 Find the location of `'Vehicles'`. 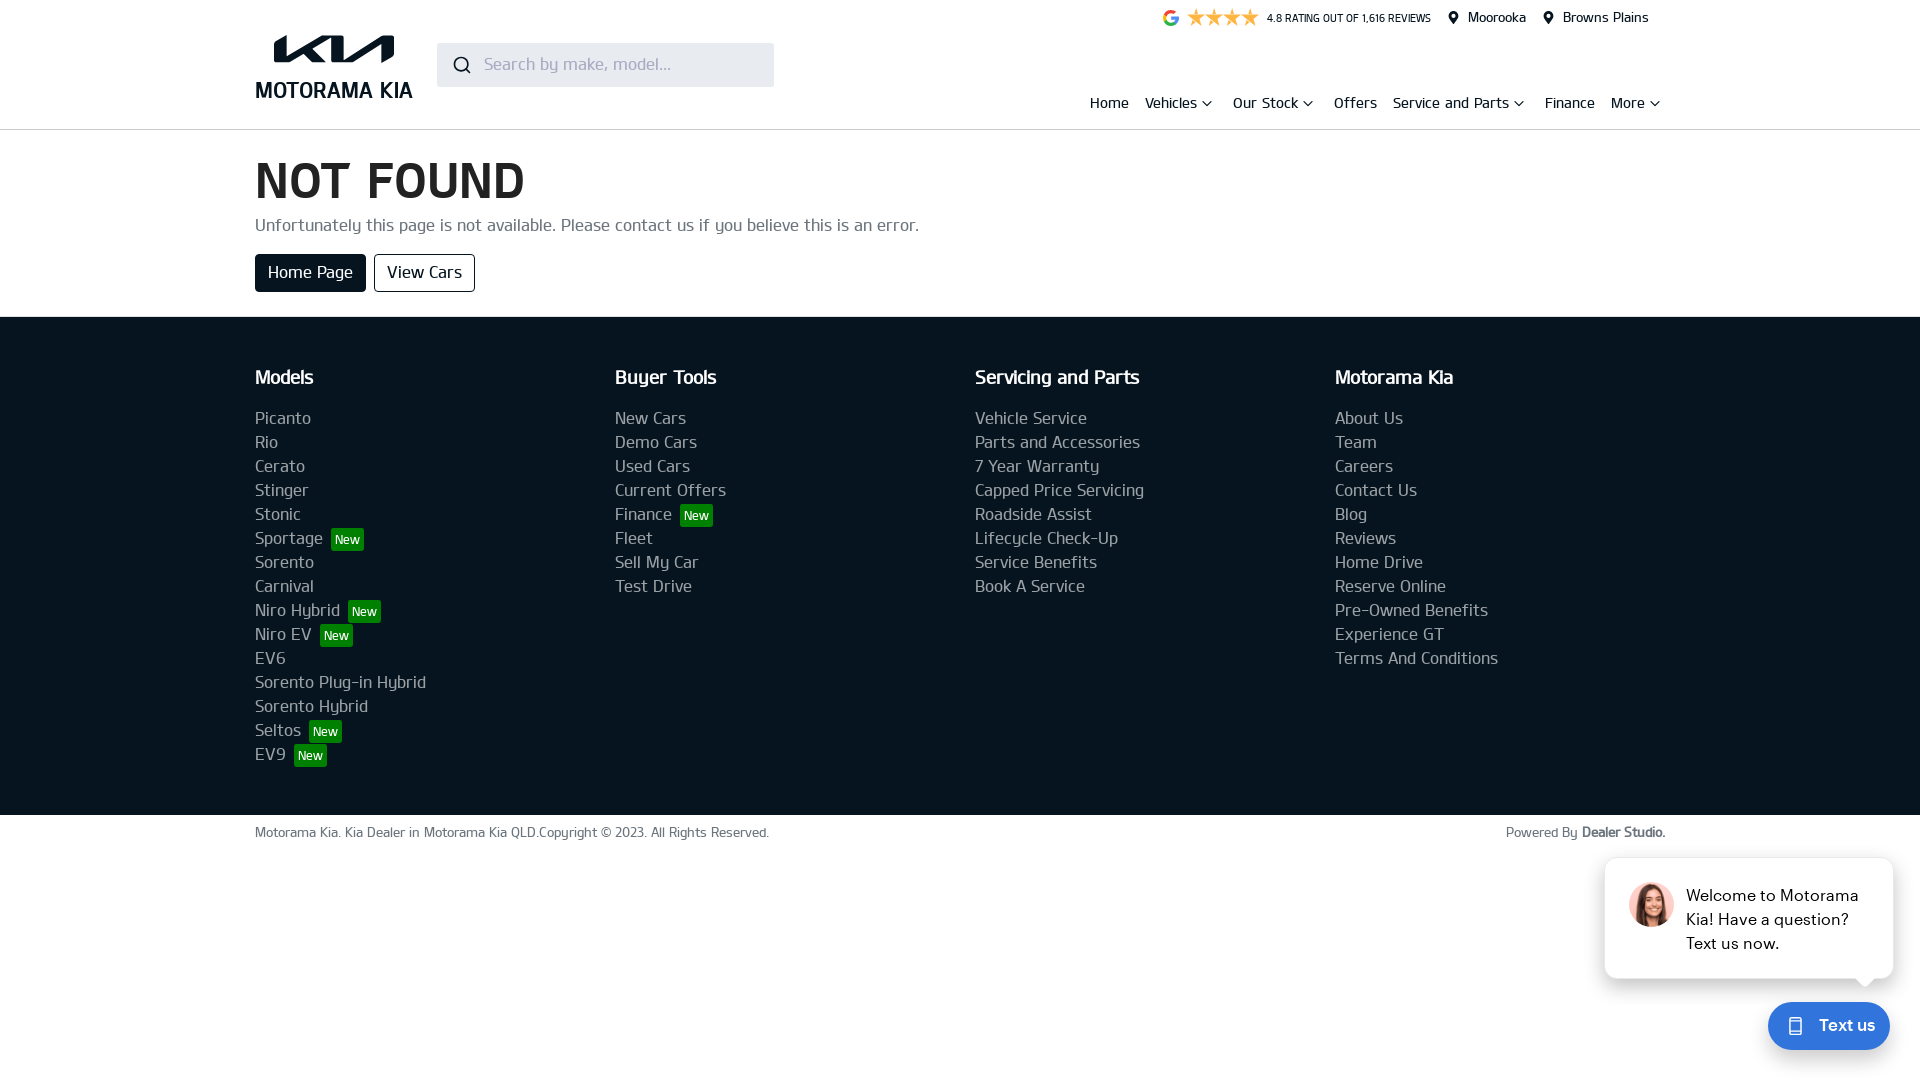

'Vehicles' is located at coordinates (1172, 106).